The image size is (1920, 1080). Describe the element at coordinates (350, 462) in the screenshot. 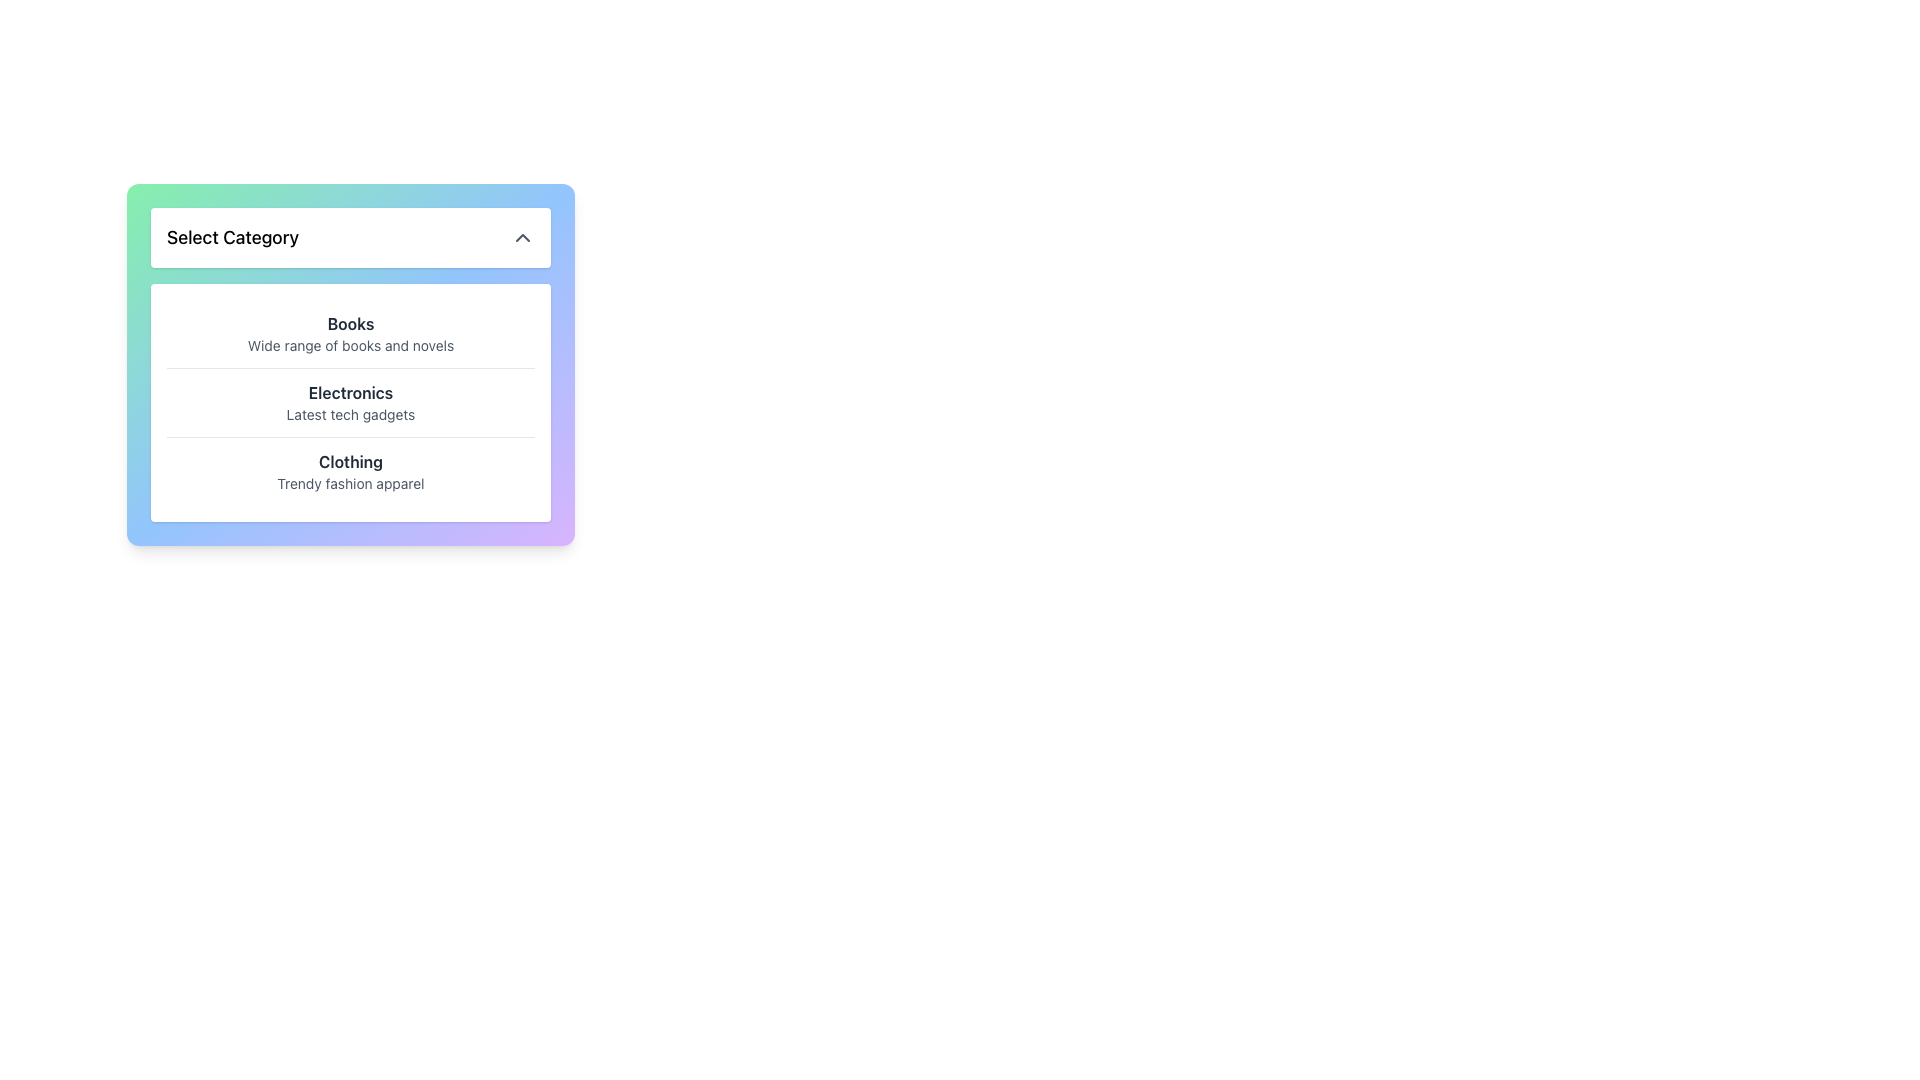

I see `header label for the 'Clothing' category in the dropdown menu, which is the first line of text in a two-line description` at that location.